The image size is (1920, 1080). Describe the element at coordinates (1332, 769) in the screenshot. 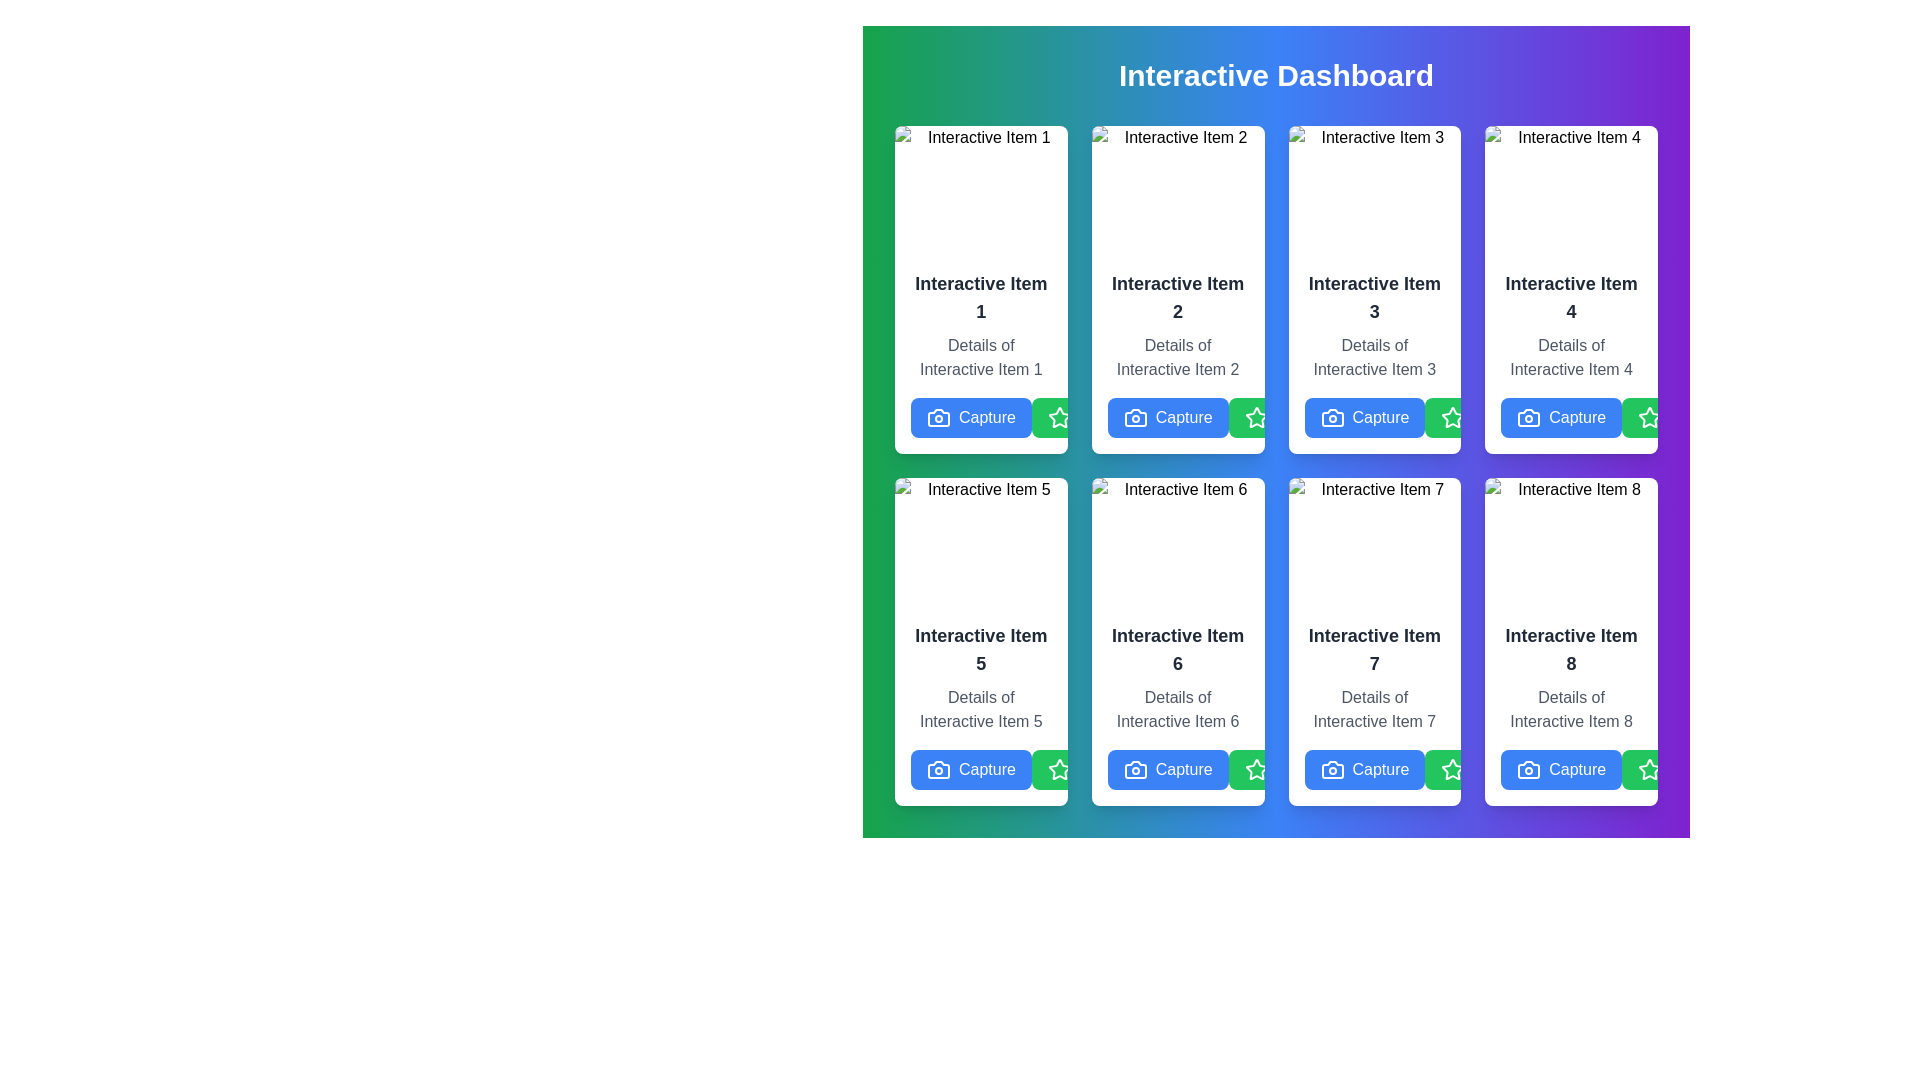

I see `the camera icon located to the left of the green star icon within the 'Capture' button under the 'Interactive Item 7' card to initiate the capture function` at that location.